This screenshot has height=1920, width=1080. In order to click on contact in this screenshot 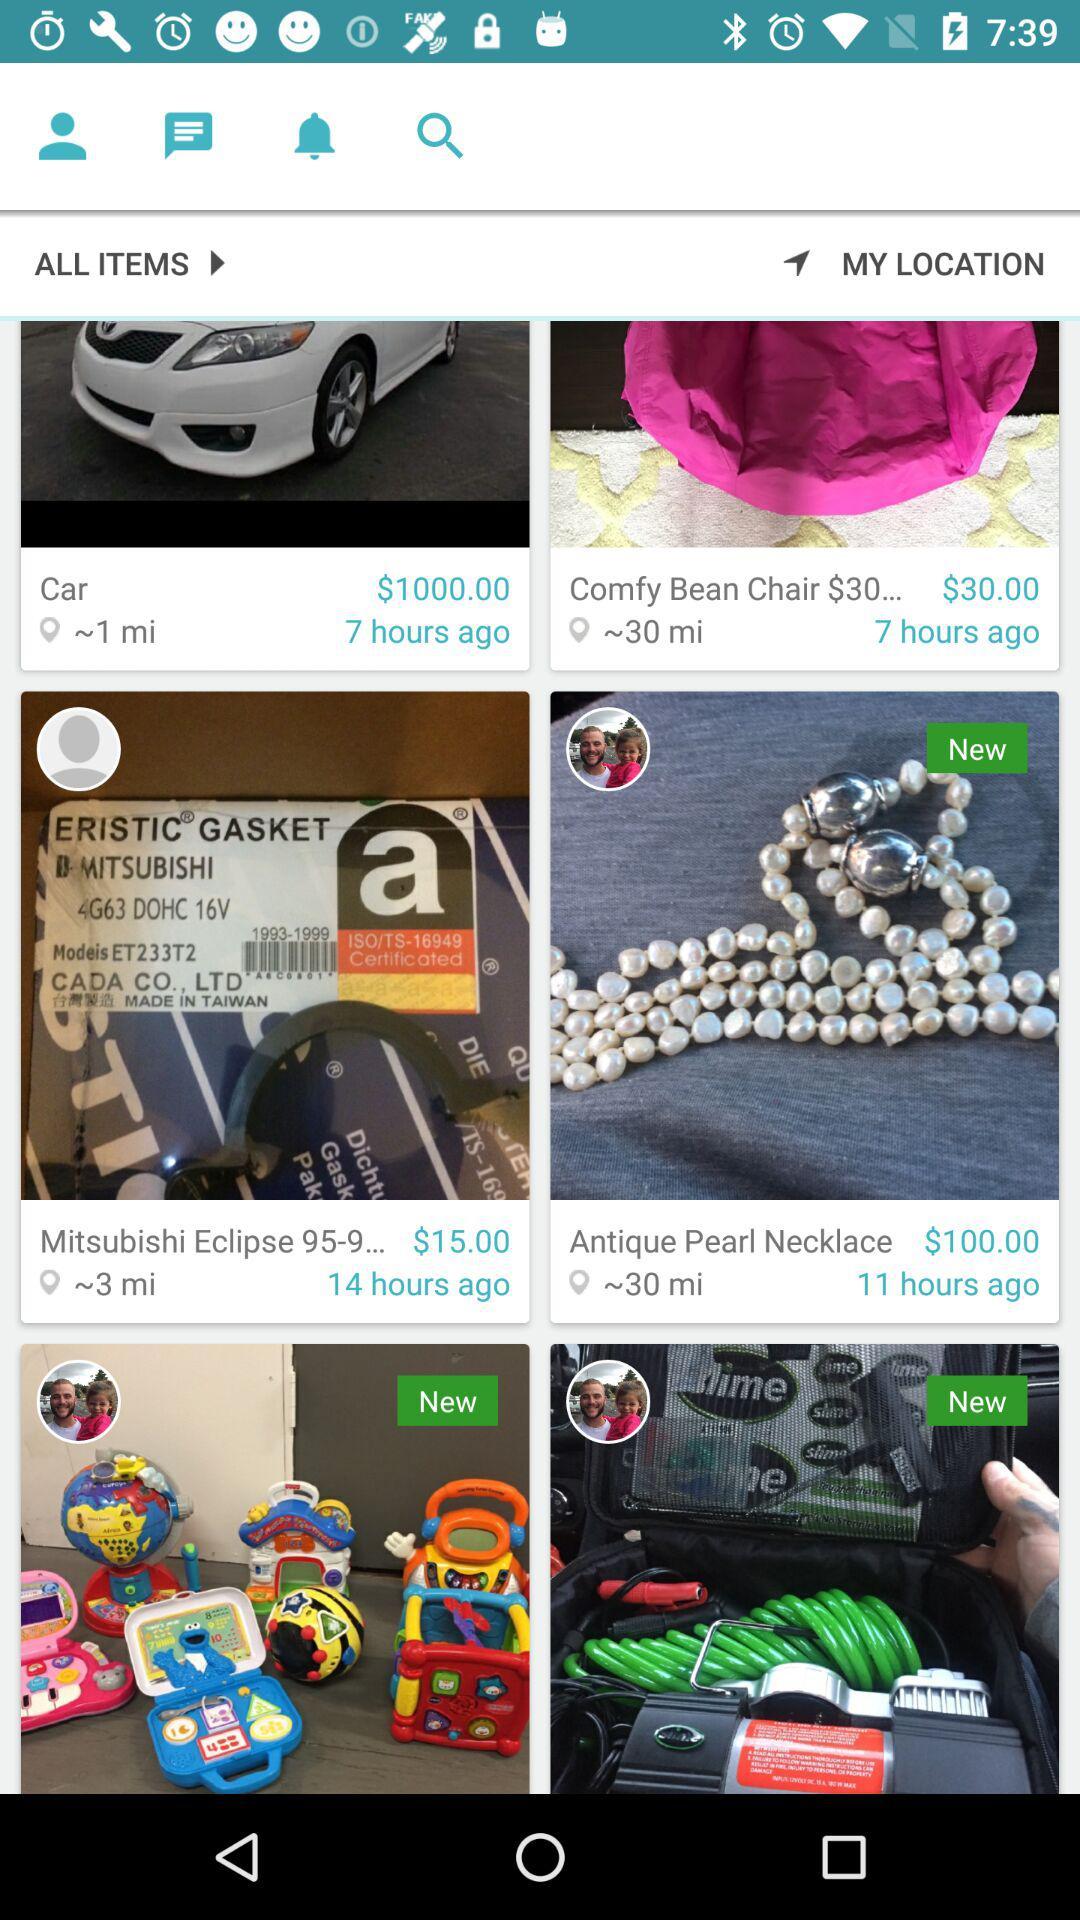, I will do `click(77, 748)`.